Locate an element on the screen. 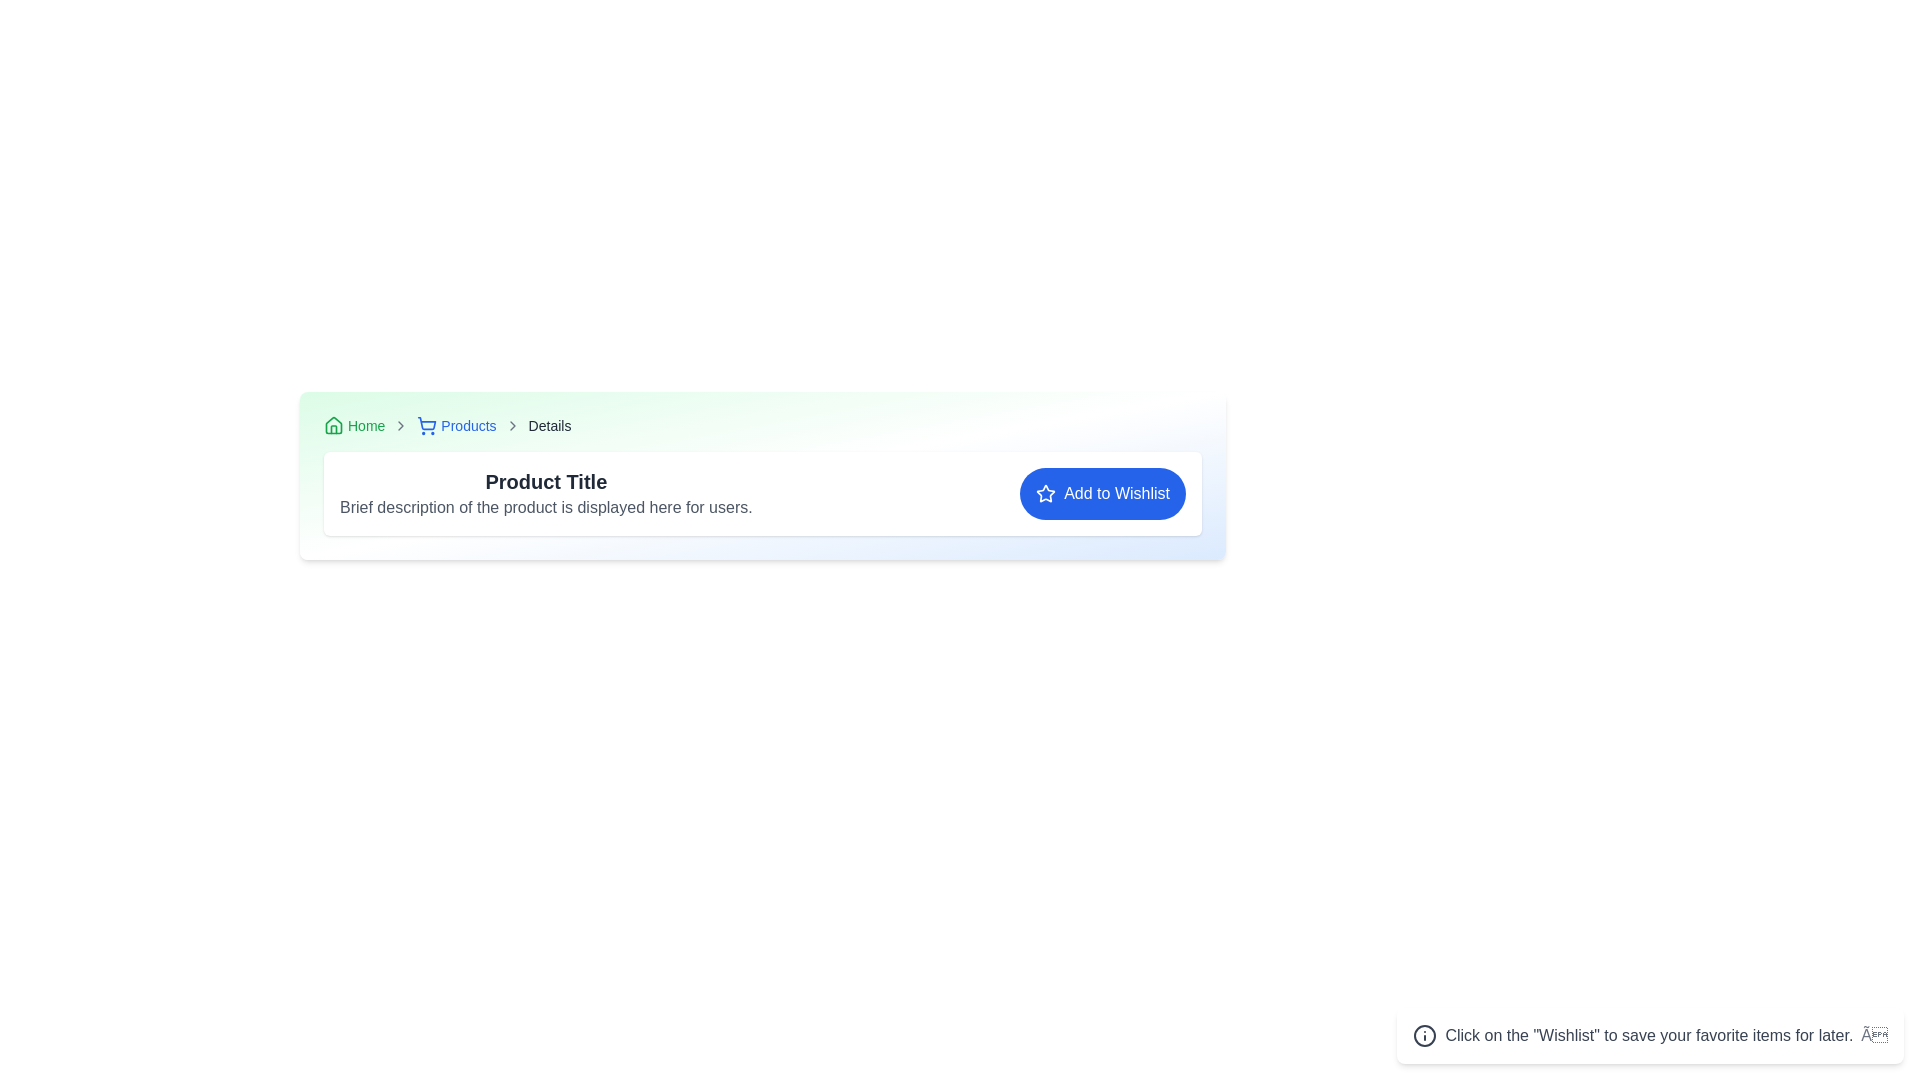 The image size is (1920, 1080). the Breadcrumb navigation bar located at the top of the card-like section is located at coordinates (762, 424).